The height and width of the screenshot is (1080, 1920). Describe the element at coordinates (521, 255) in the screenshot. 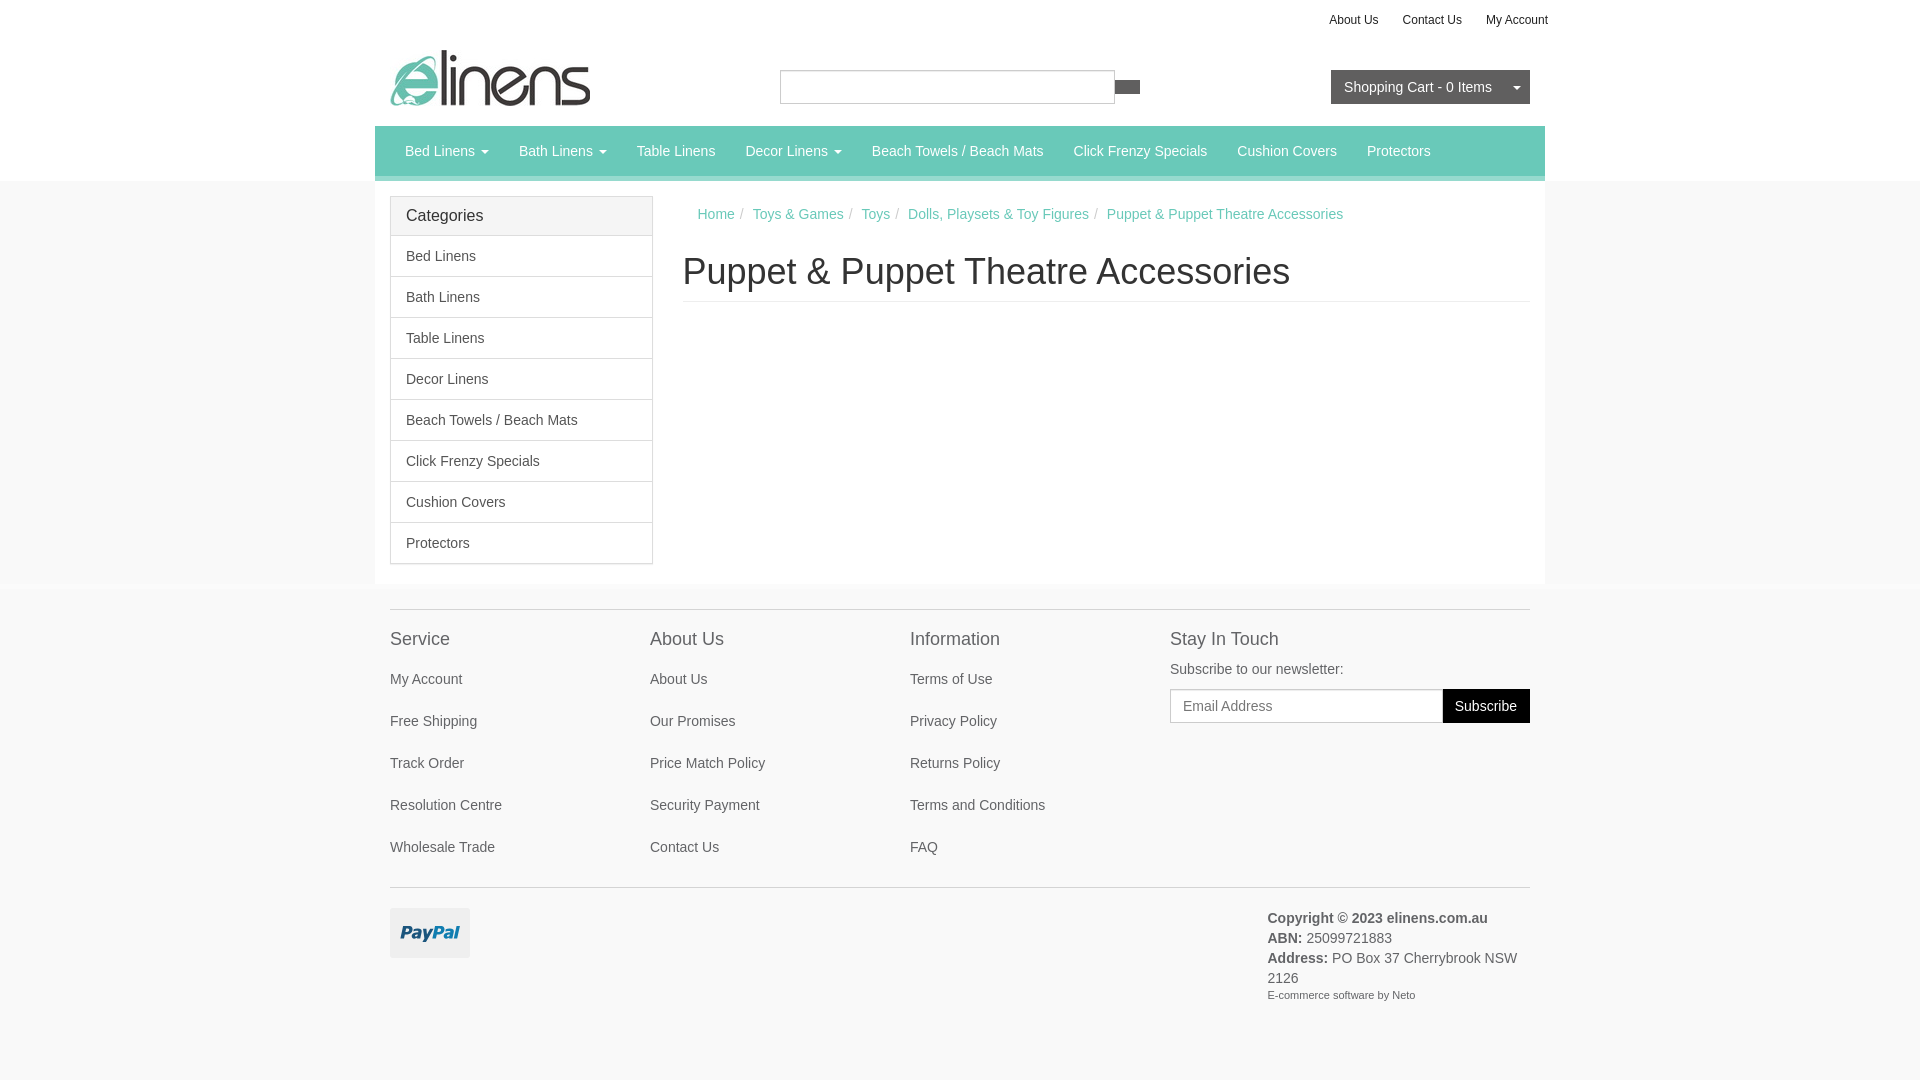

I see `'Bed Linens'` at that location.